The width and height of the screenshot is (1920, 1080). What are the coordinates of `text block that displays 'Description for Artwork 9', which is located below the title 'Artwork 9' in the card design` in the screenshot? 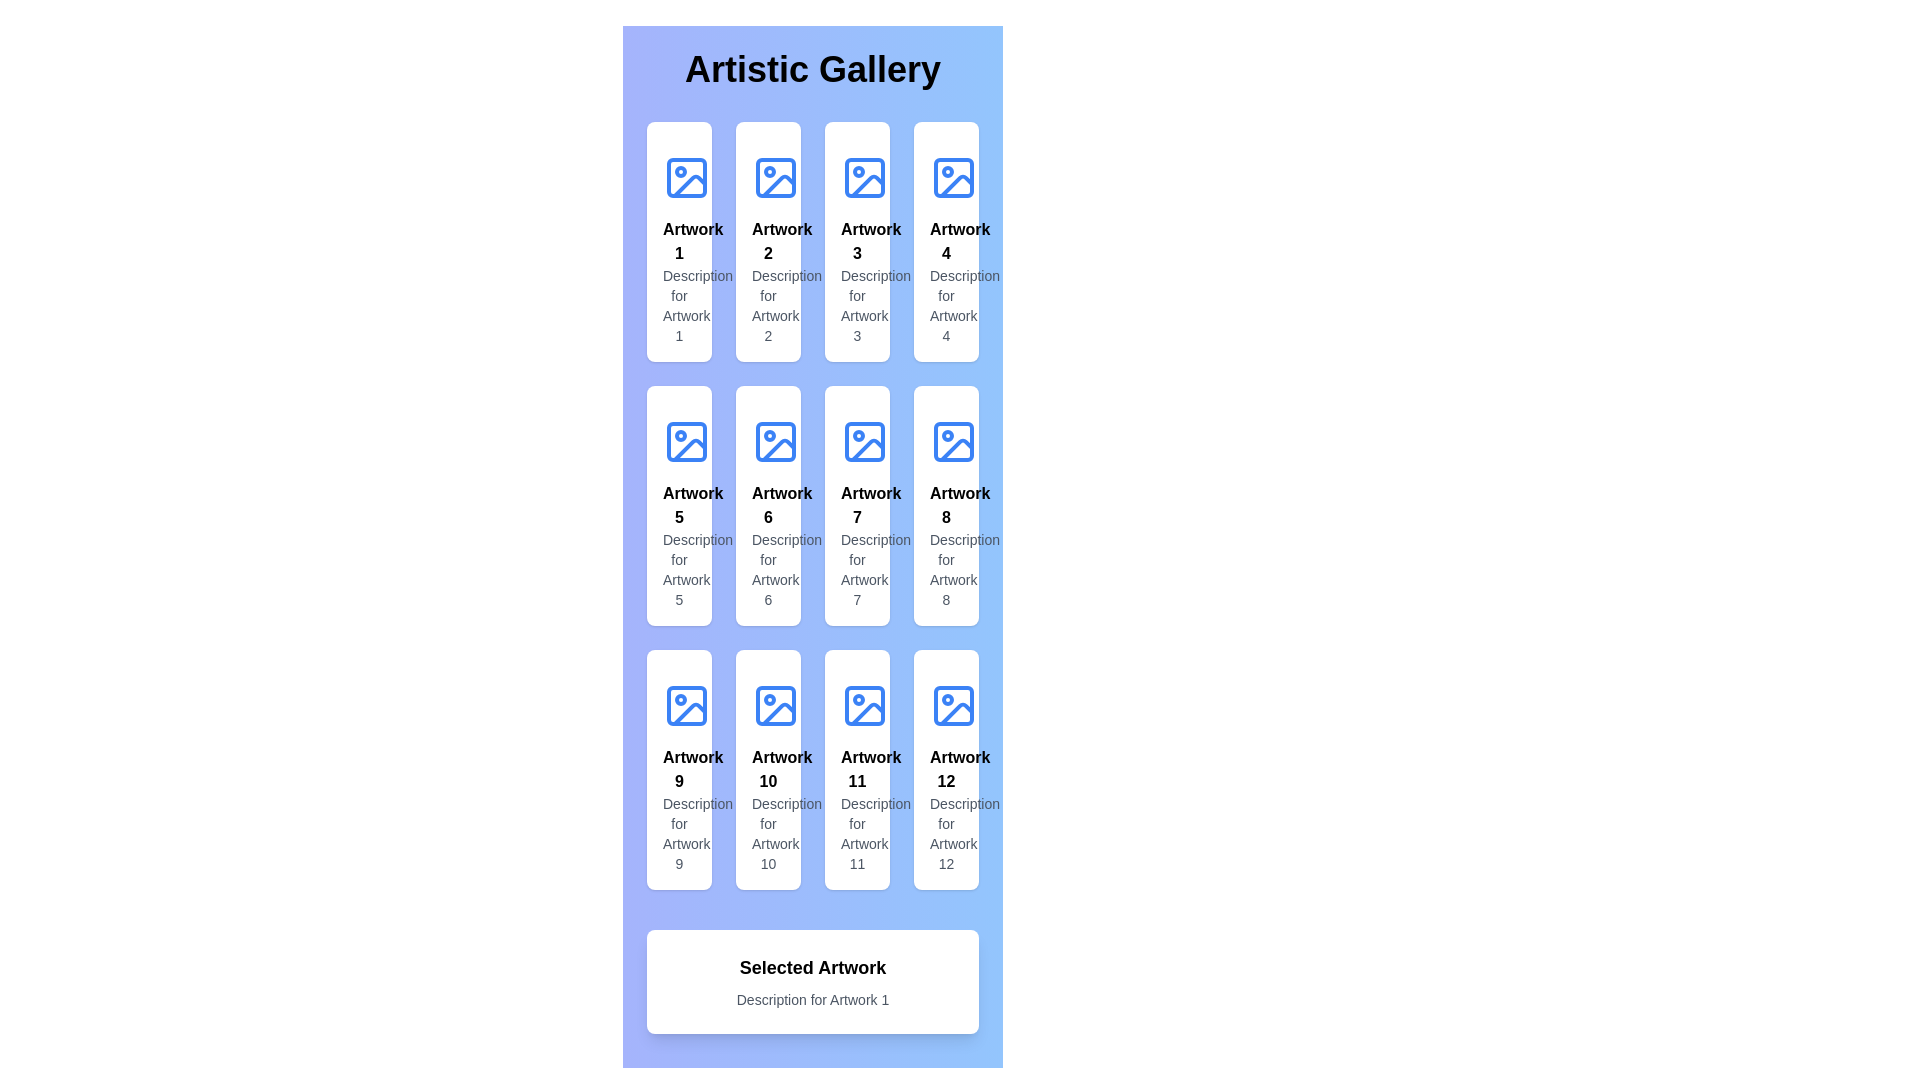 It's located at (679, 833).